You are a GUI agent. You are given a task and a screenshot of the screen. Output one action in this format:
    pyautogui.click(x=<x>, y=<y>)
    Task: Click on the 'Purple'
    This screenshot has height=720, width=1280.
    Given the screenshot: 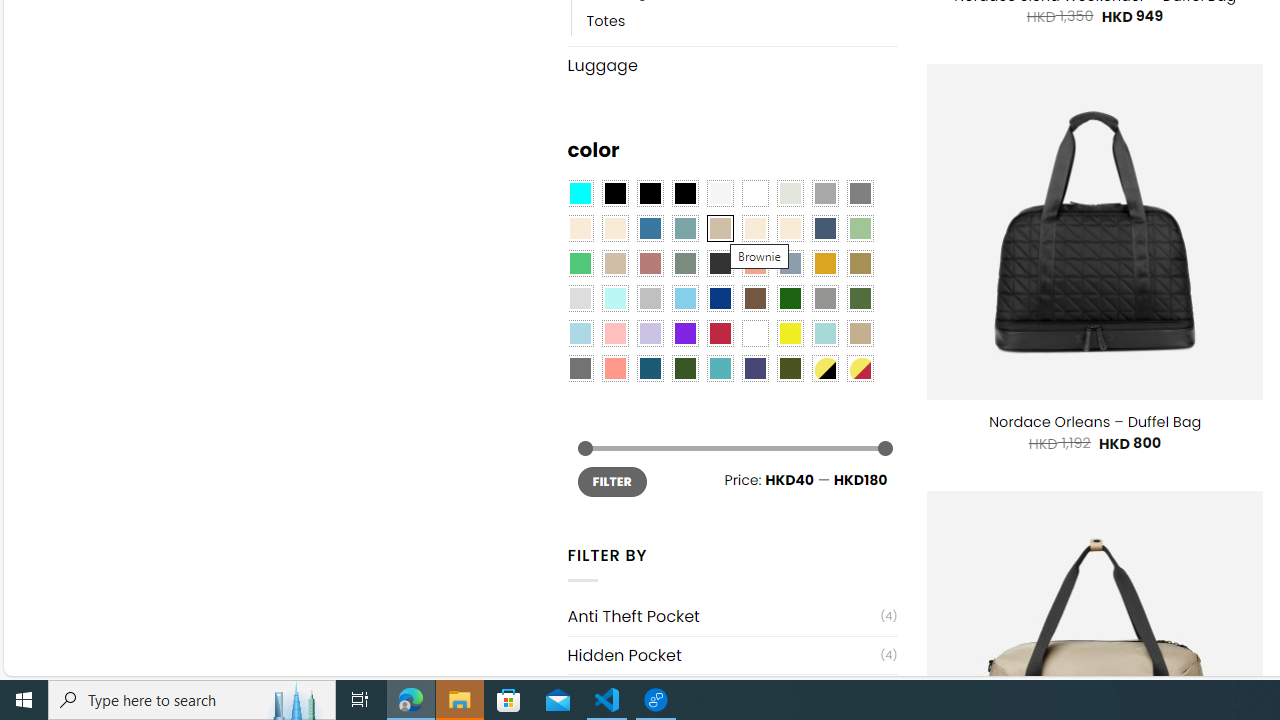 What is the action you would take?
    pyautogui.click(x=684, y=333)
    